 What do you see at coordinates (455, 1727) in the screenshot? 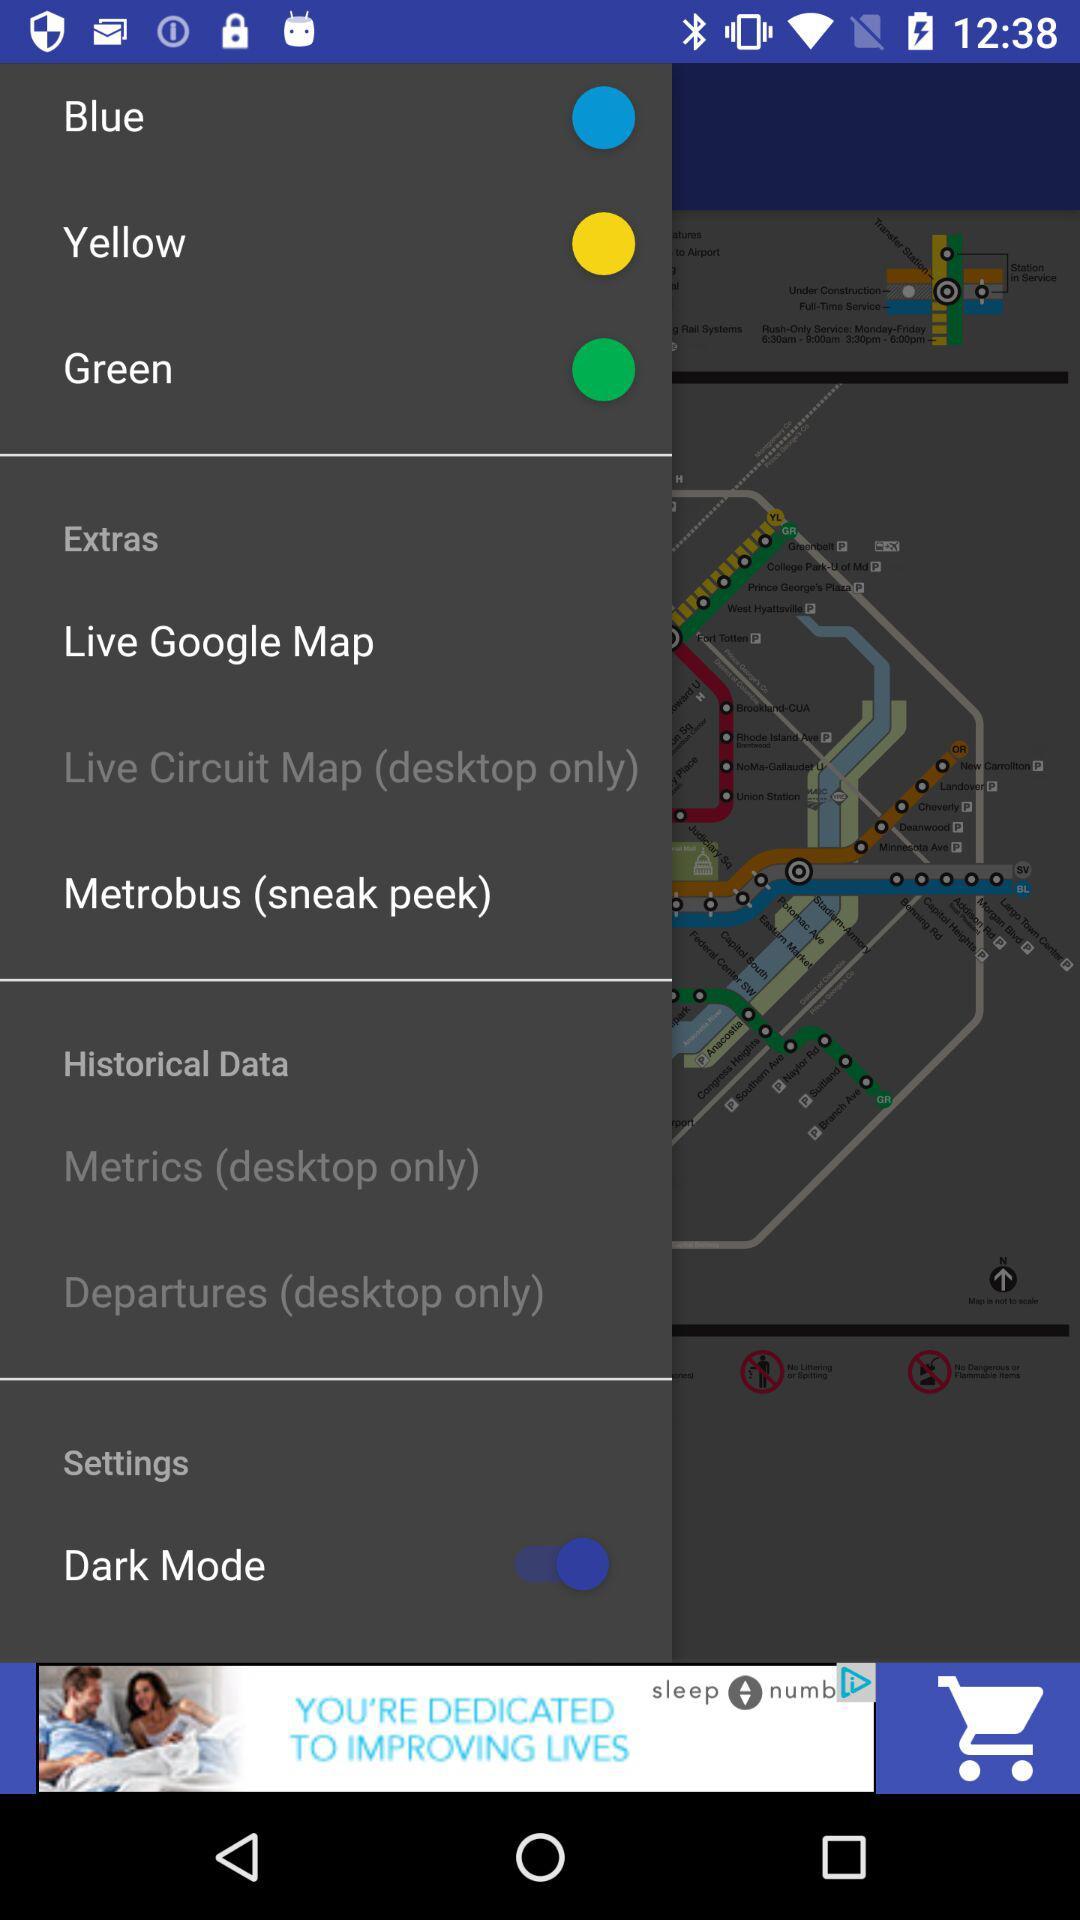
I see `advertisement button` at bounding box center [455, 1727].